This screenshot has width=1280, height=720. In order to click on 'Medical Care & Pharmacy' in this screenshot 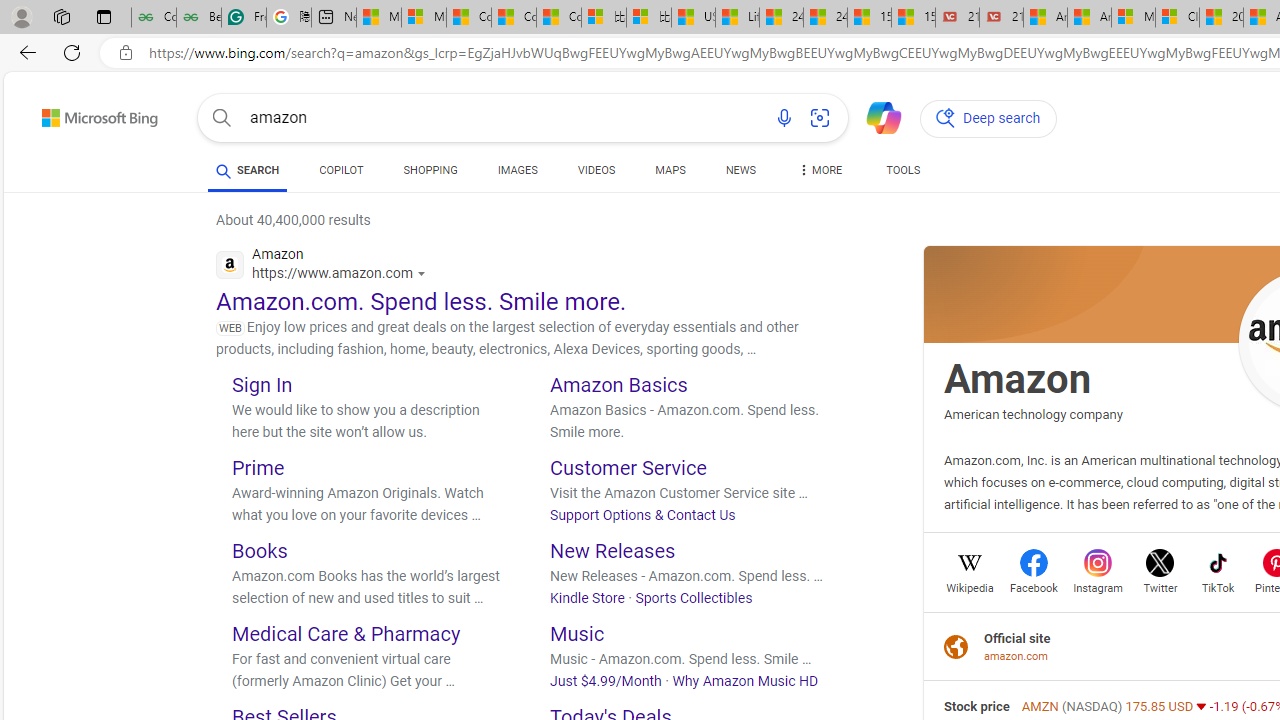, I will do `click(346, 633)`.